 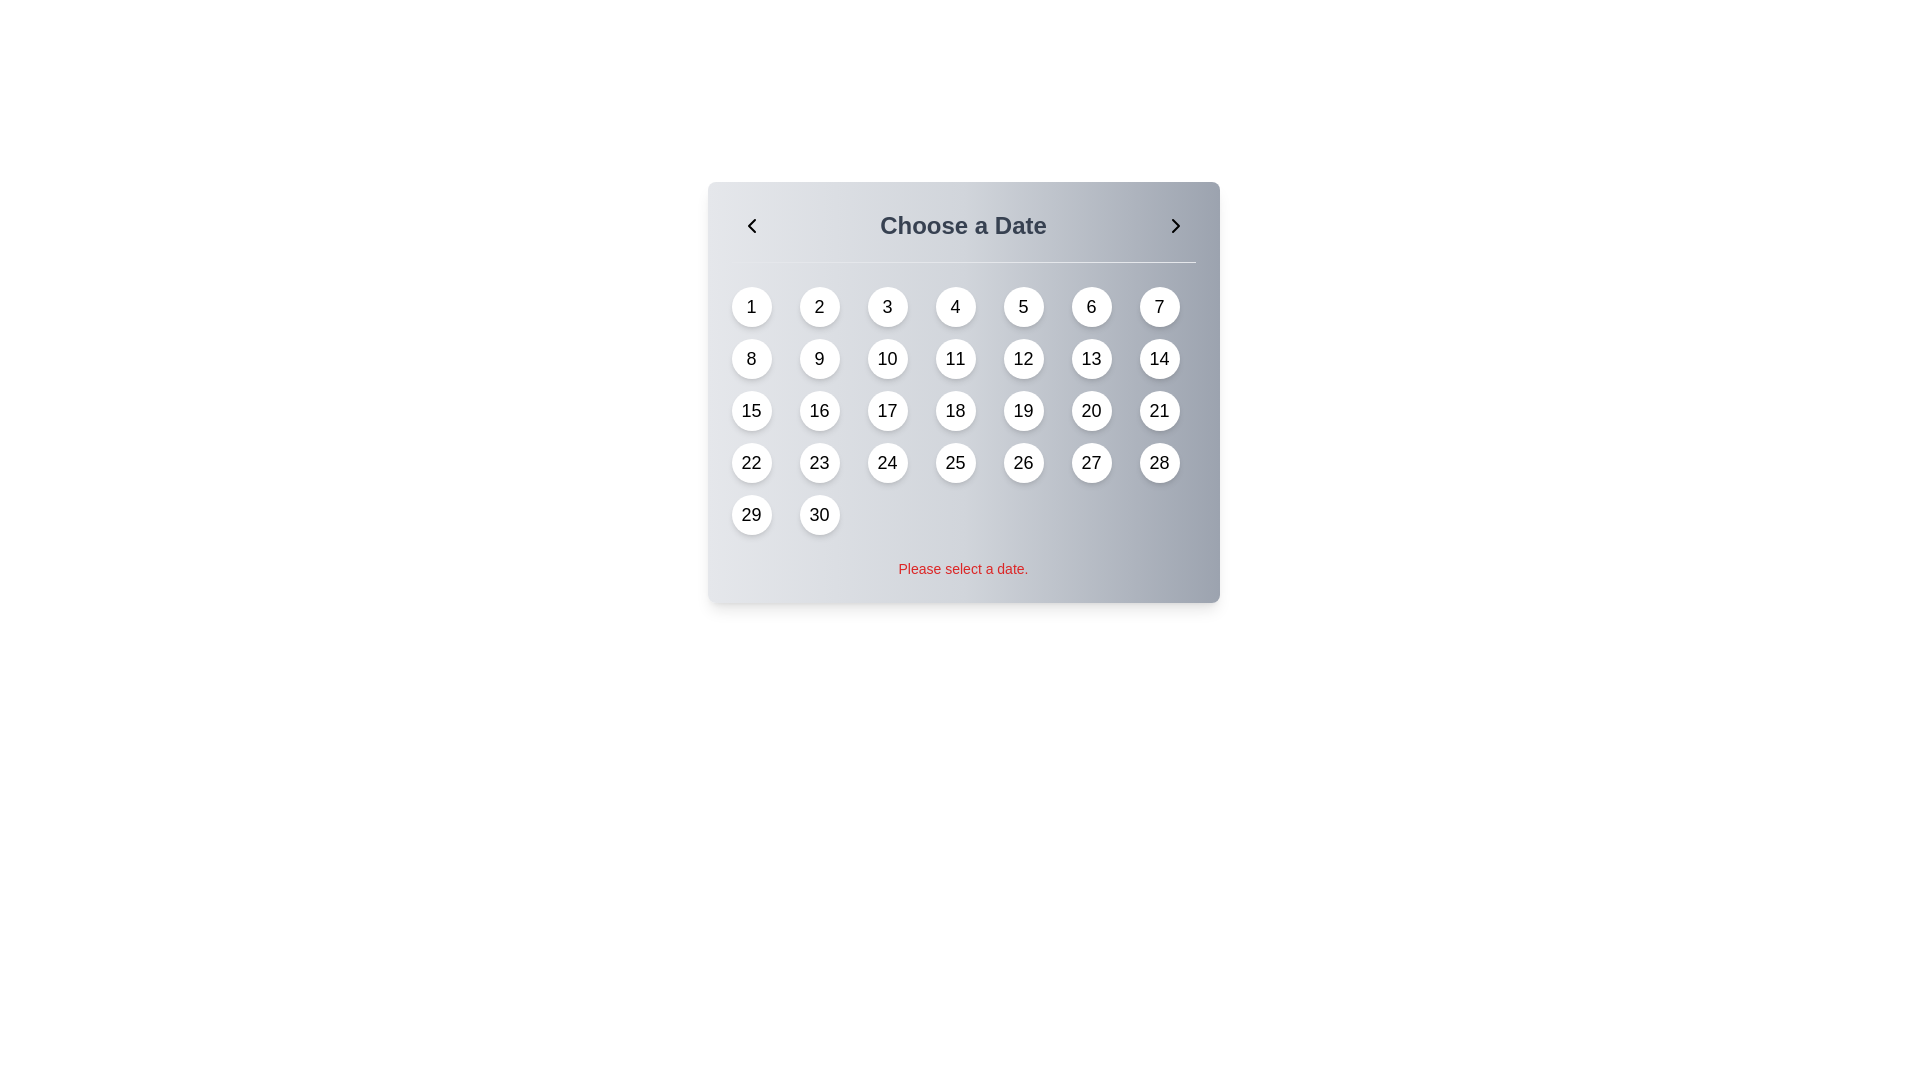 I want to click on the button representing the selectable date '22' in the calendar interface located in the 'Choose a Date' modal, positioned in the fourth row and first column of the grid layout, so click(x=750, y=462).